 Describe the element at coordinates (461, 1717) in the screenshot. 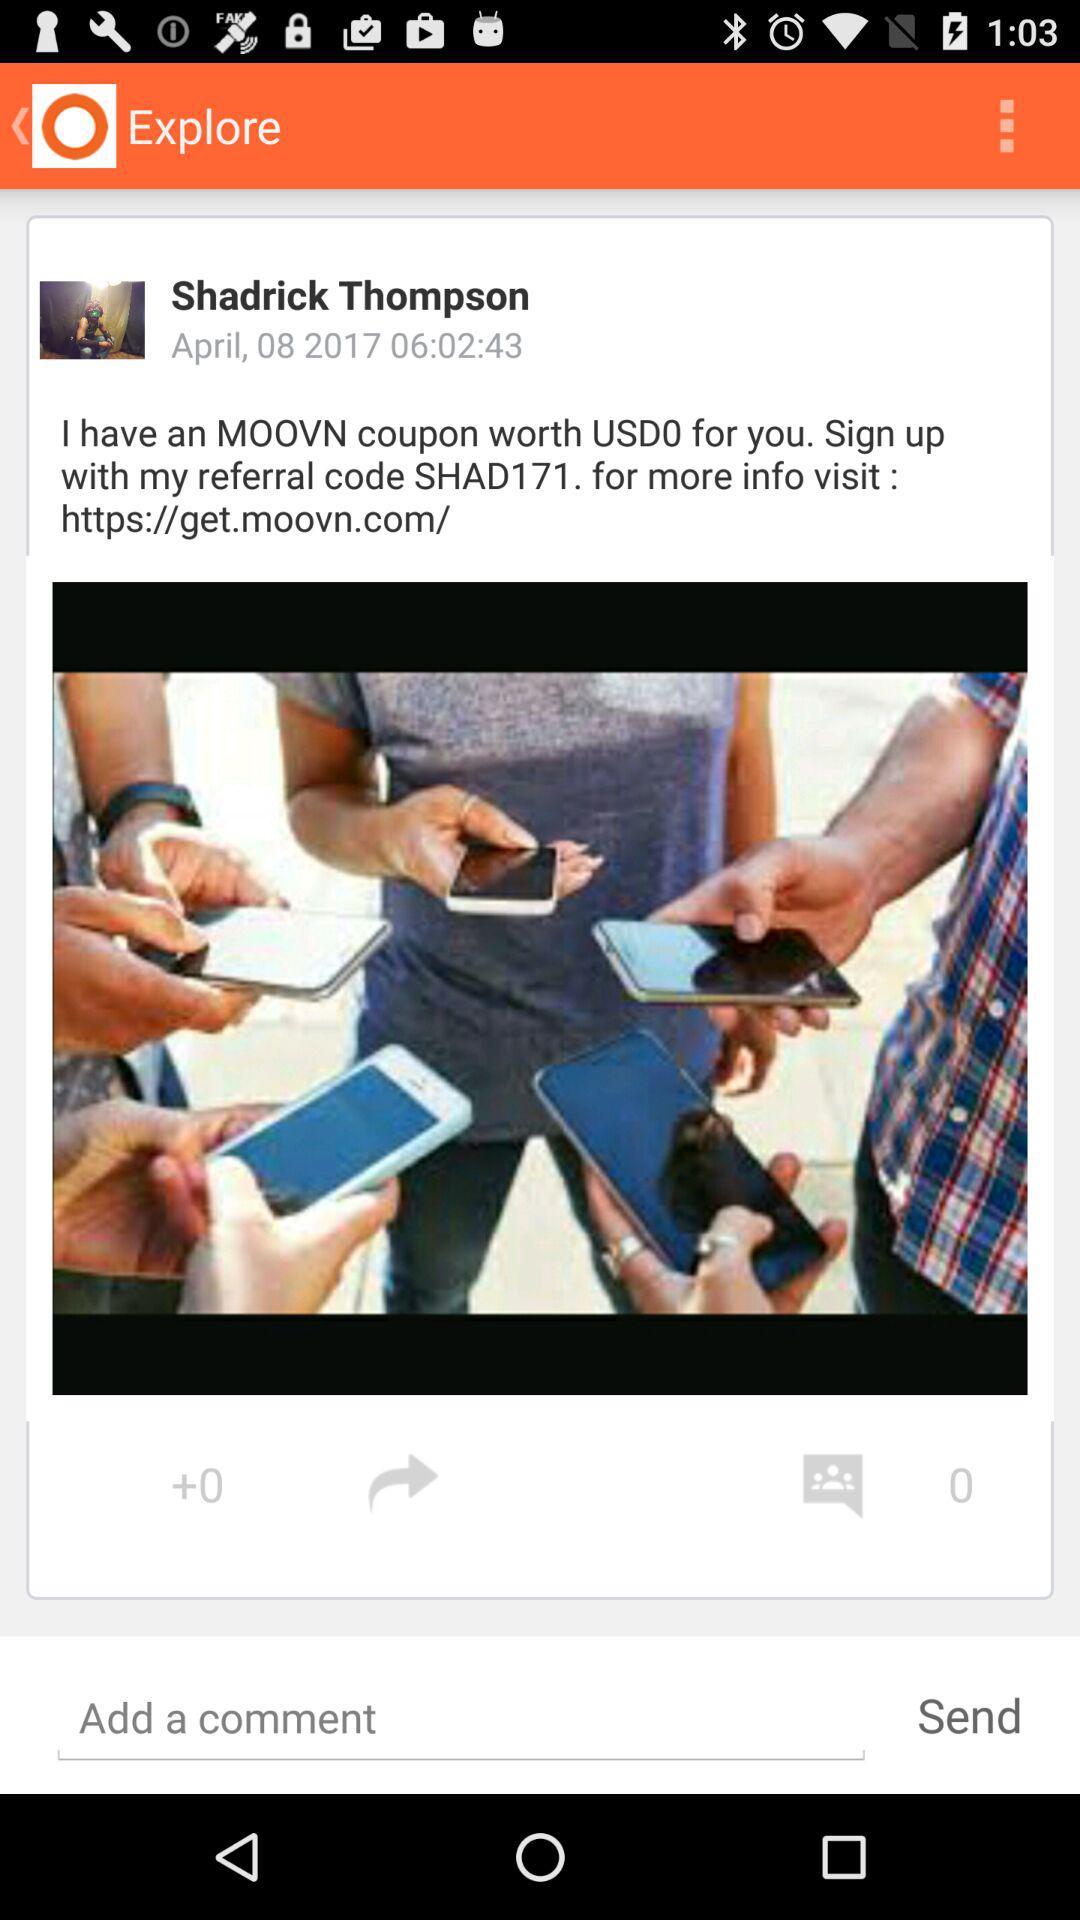

I see `the field add a comment` at that location.